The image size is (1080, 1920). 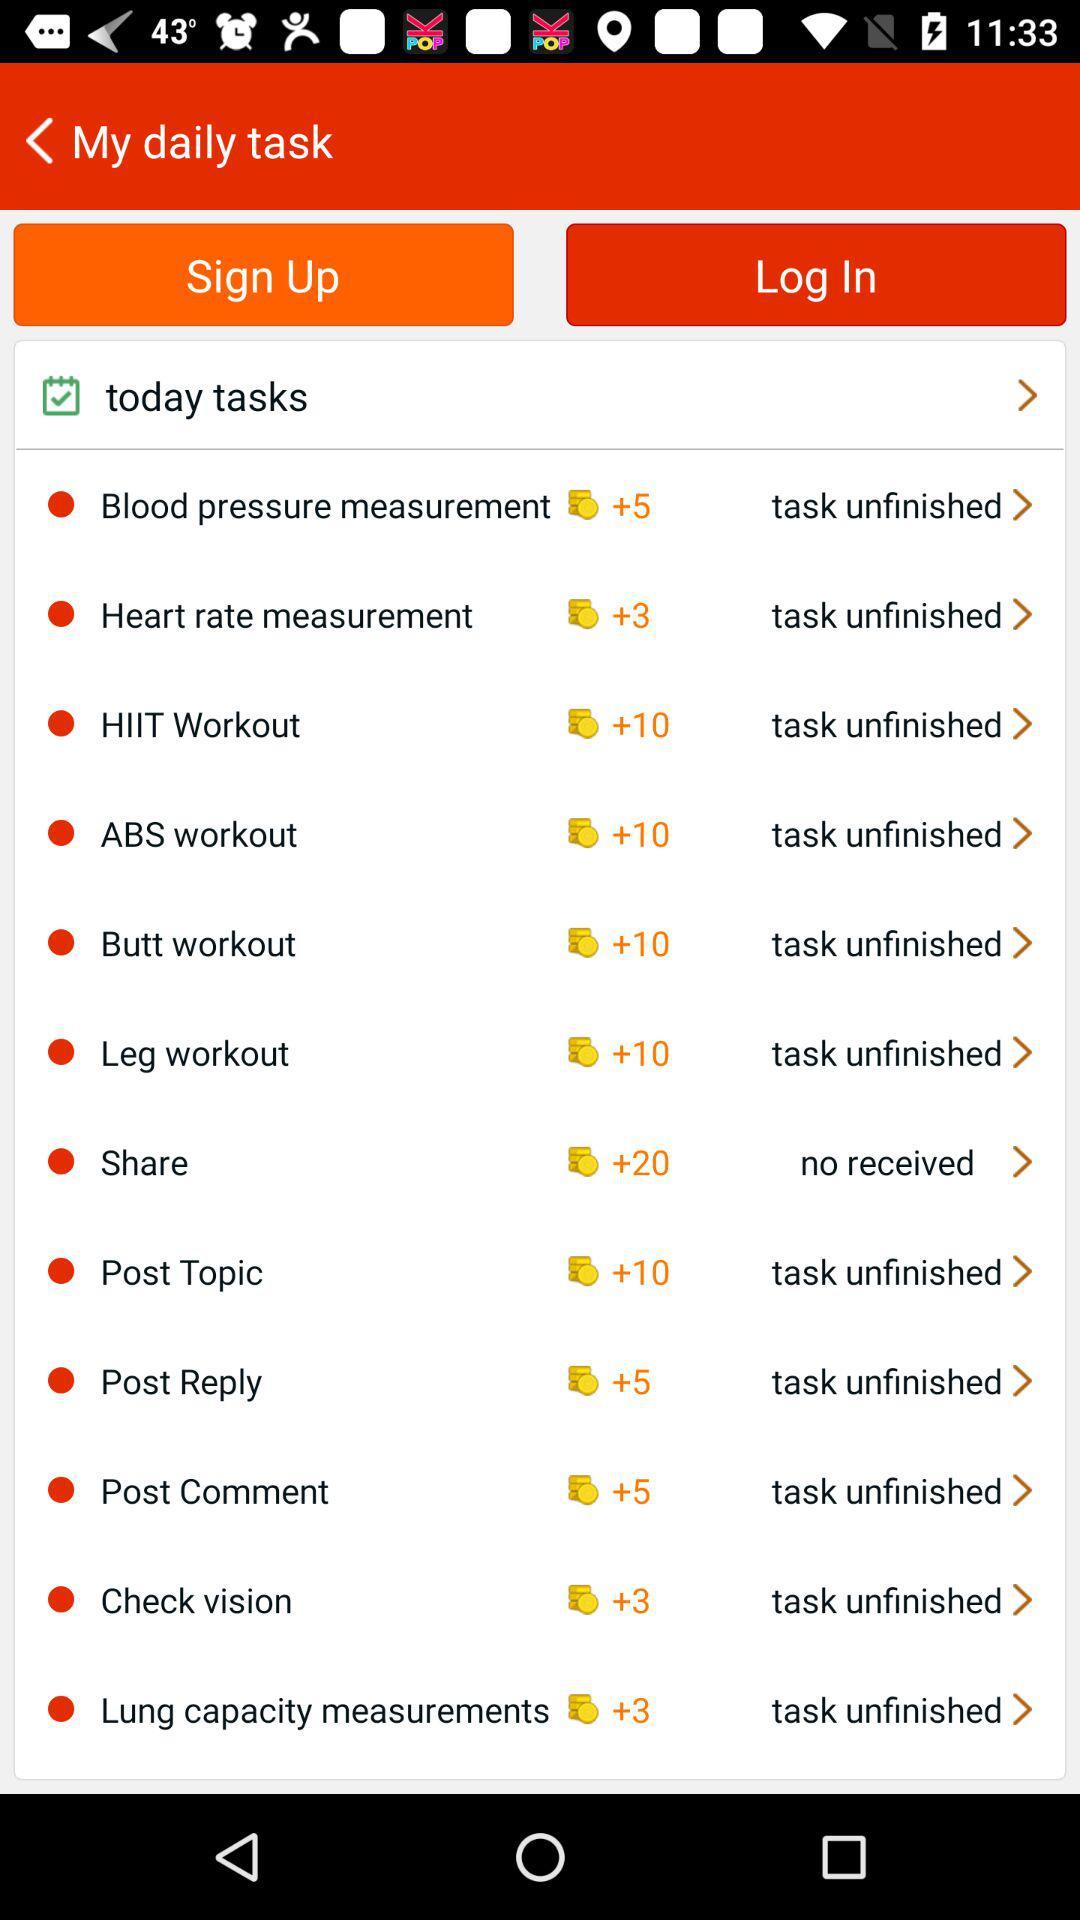 What do you see at coordinates (60, 941) in the screenshot?
I see `list dot marker` at bounding box center [60, 941].